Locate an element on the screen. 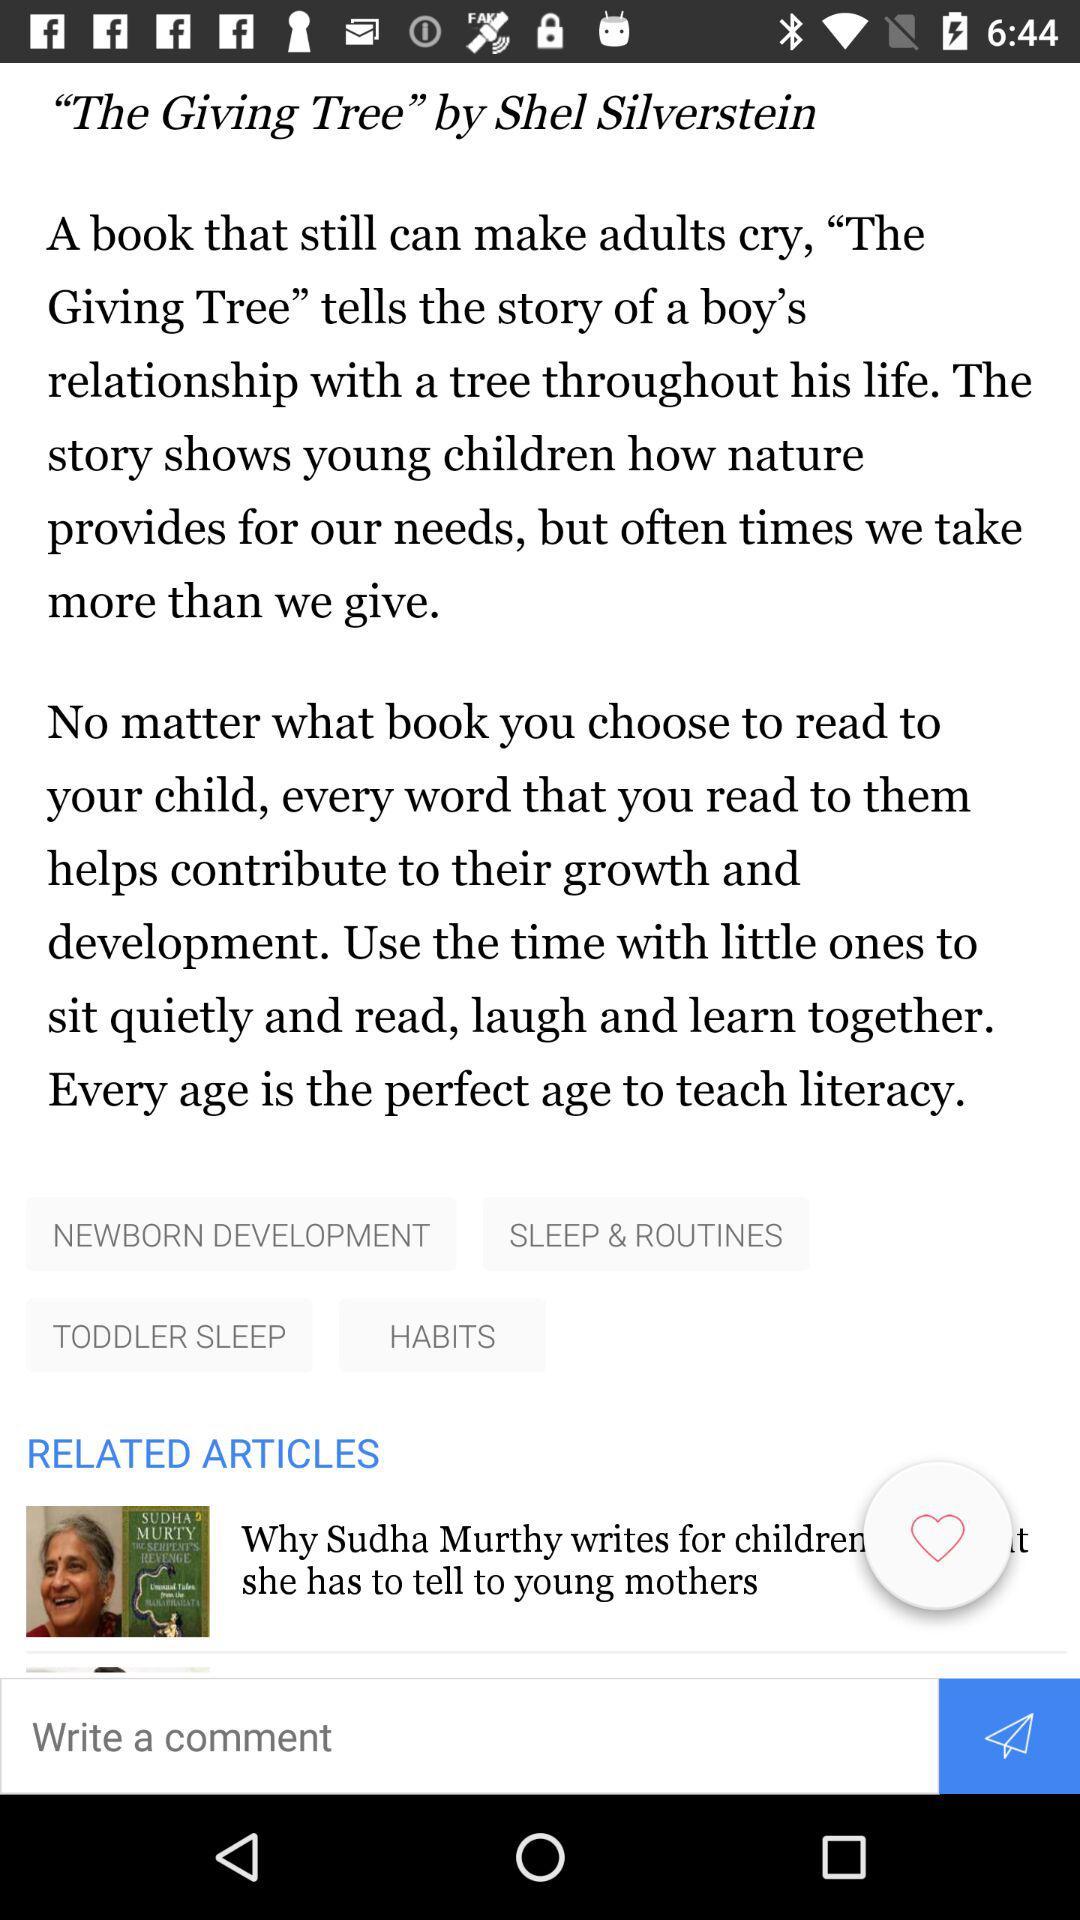  the favorite icon is located at coordinates (937, 1542).